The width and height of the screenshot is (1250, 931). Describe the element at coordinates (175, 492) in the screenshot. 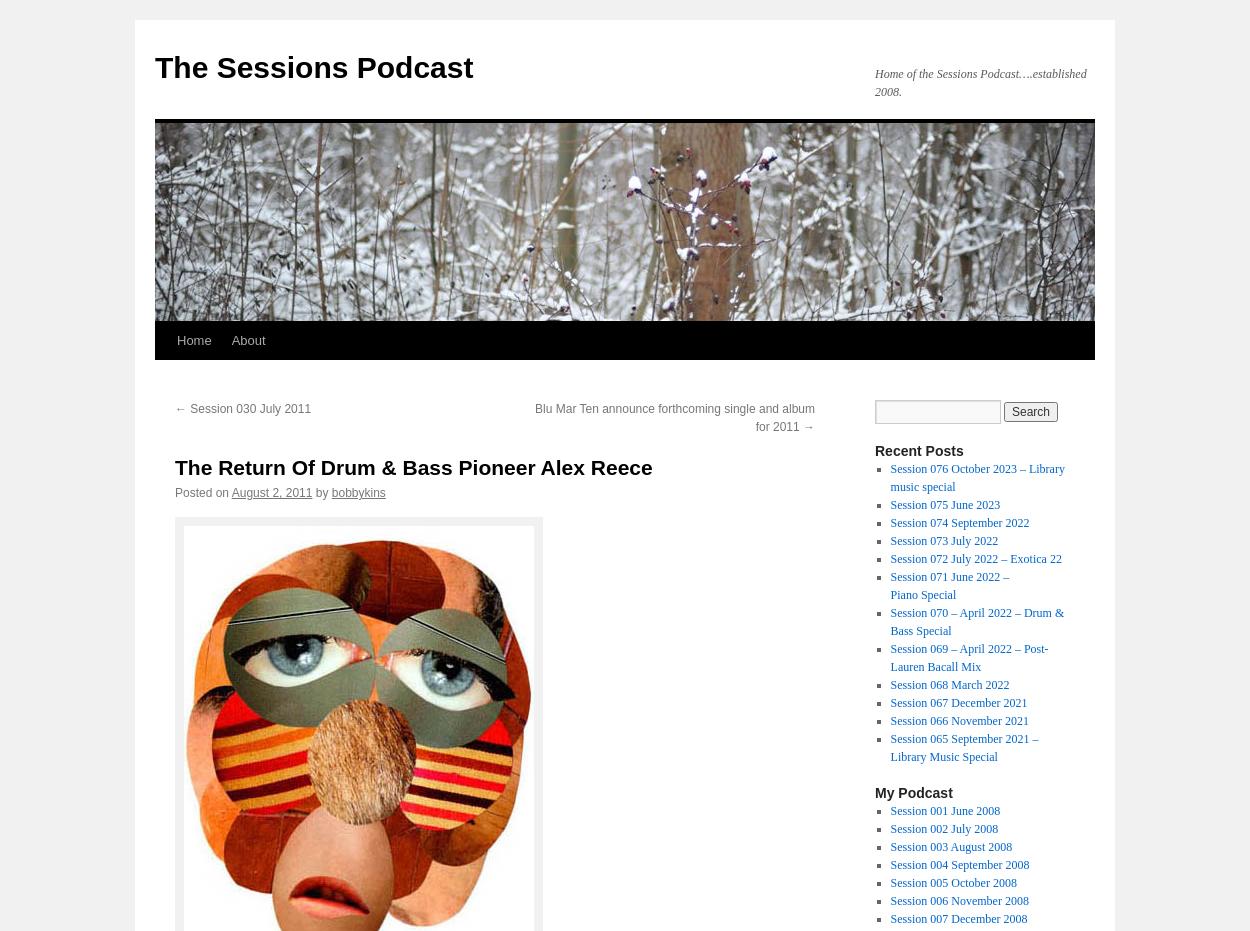

I see `'Posted on'` at that location.